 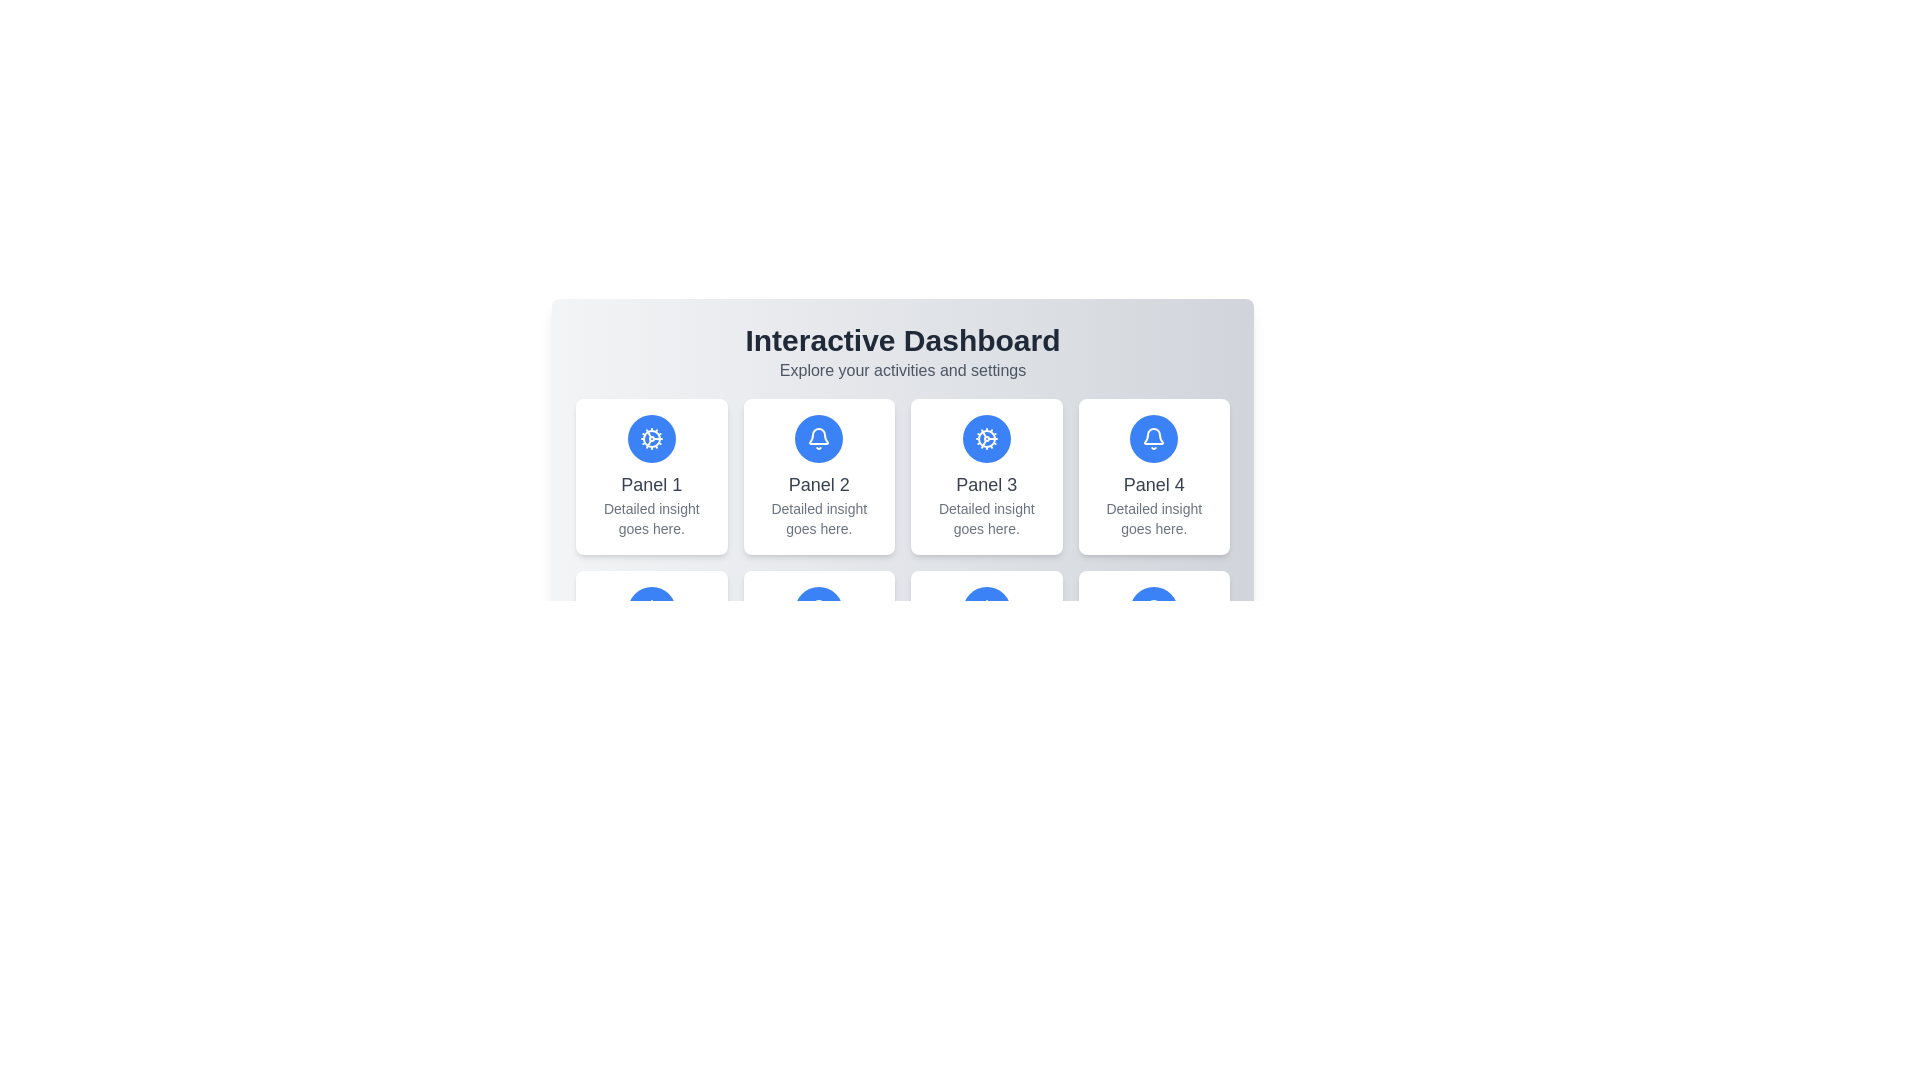 What do you see at coordinates (901, 352) in the screenshot?
I see `the Label or Title Section at the top of the dashboard interface that provides a summary of the page's purpose and functionalities` at bounding box center [901, 352].